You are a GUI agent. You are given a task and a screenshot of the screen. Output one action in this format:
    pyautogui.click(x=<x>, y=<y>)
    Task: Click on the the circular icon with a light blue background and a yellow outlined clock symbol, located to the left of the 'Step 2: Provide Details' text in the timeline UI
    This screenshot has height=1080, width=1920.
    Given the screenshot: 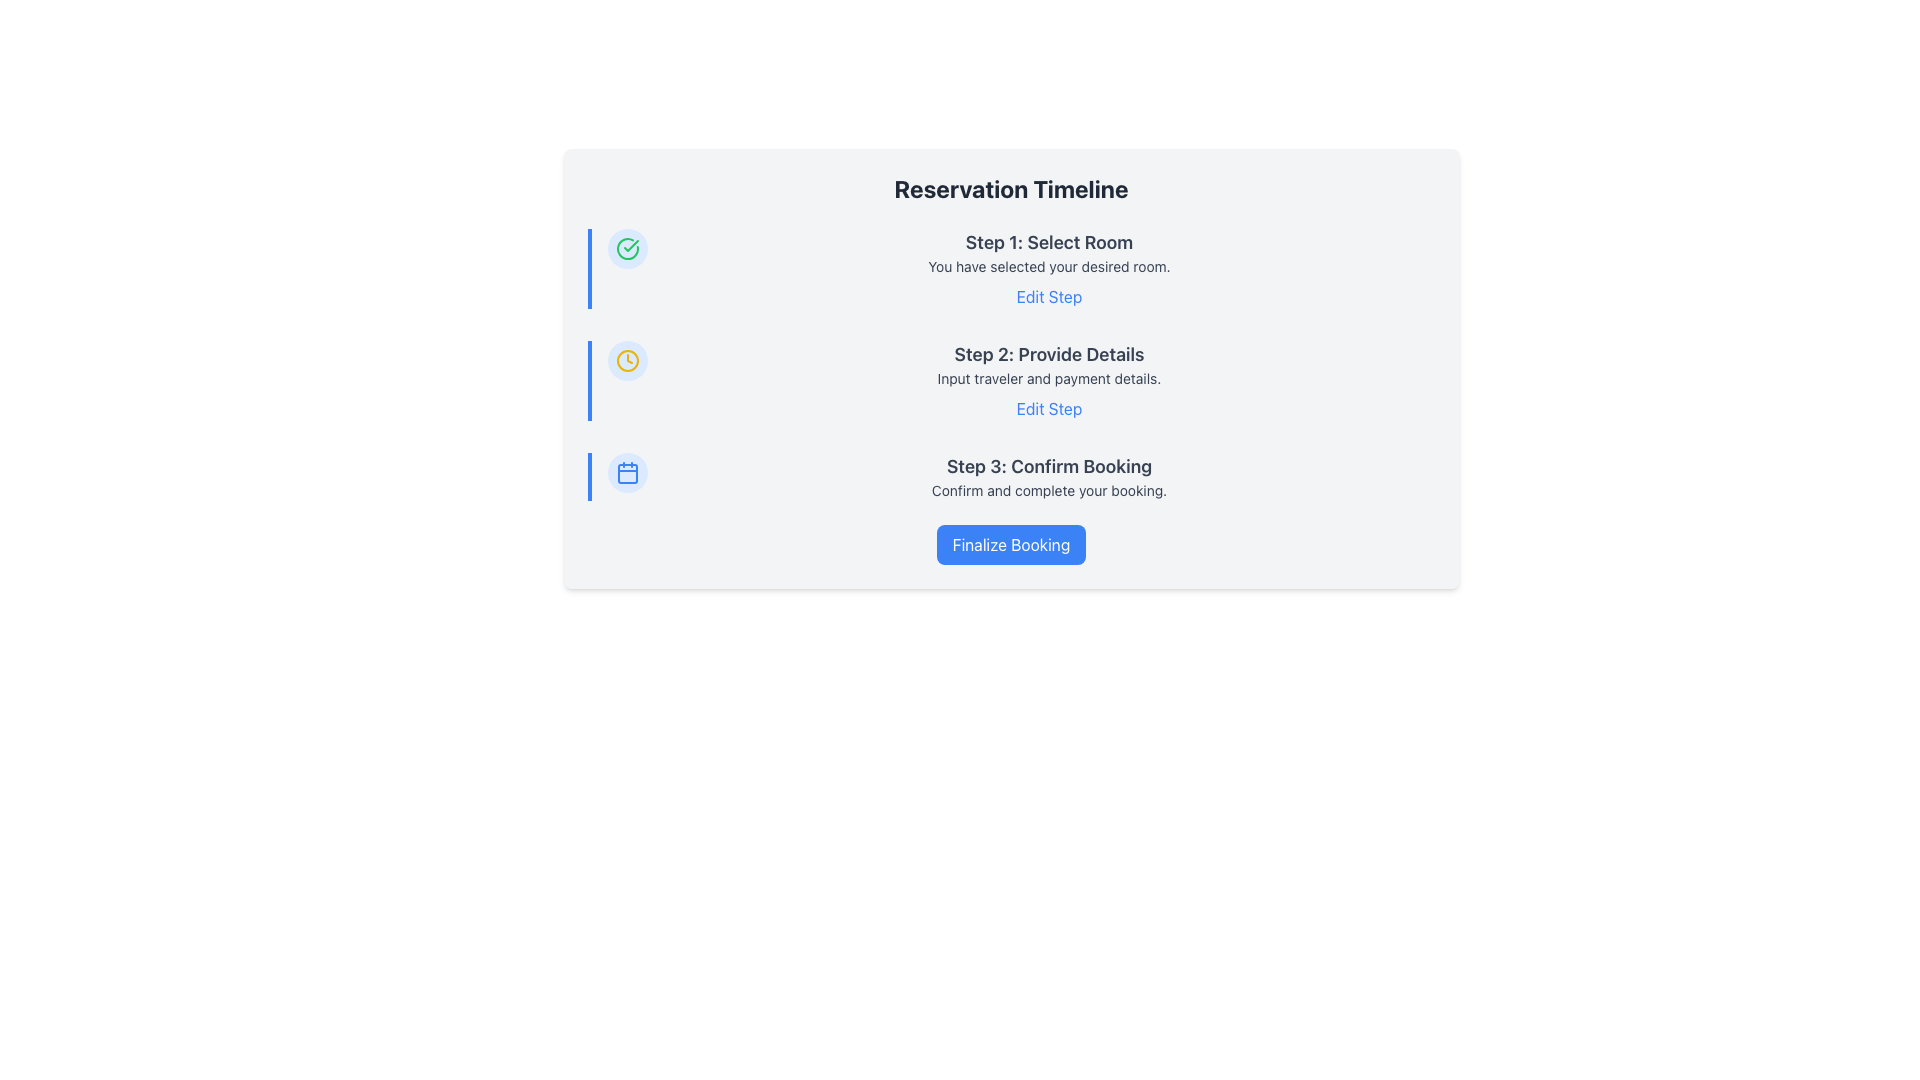 What is the action you would take?
    pyautogui.click(x=626, y=361)
    